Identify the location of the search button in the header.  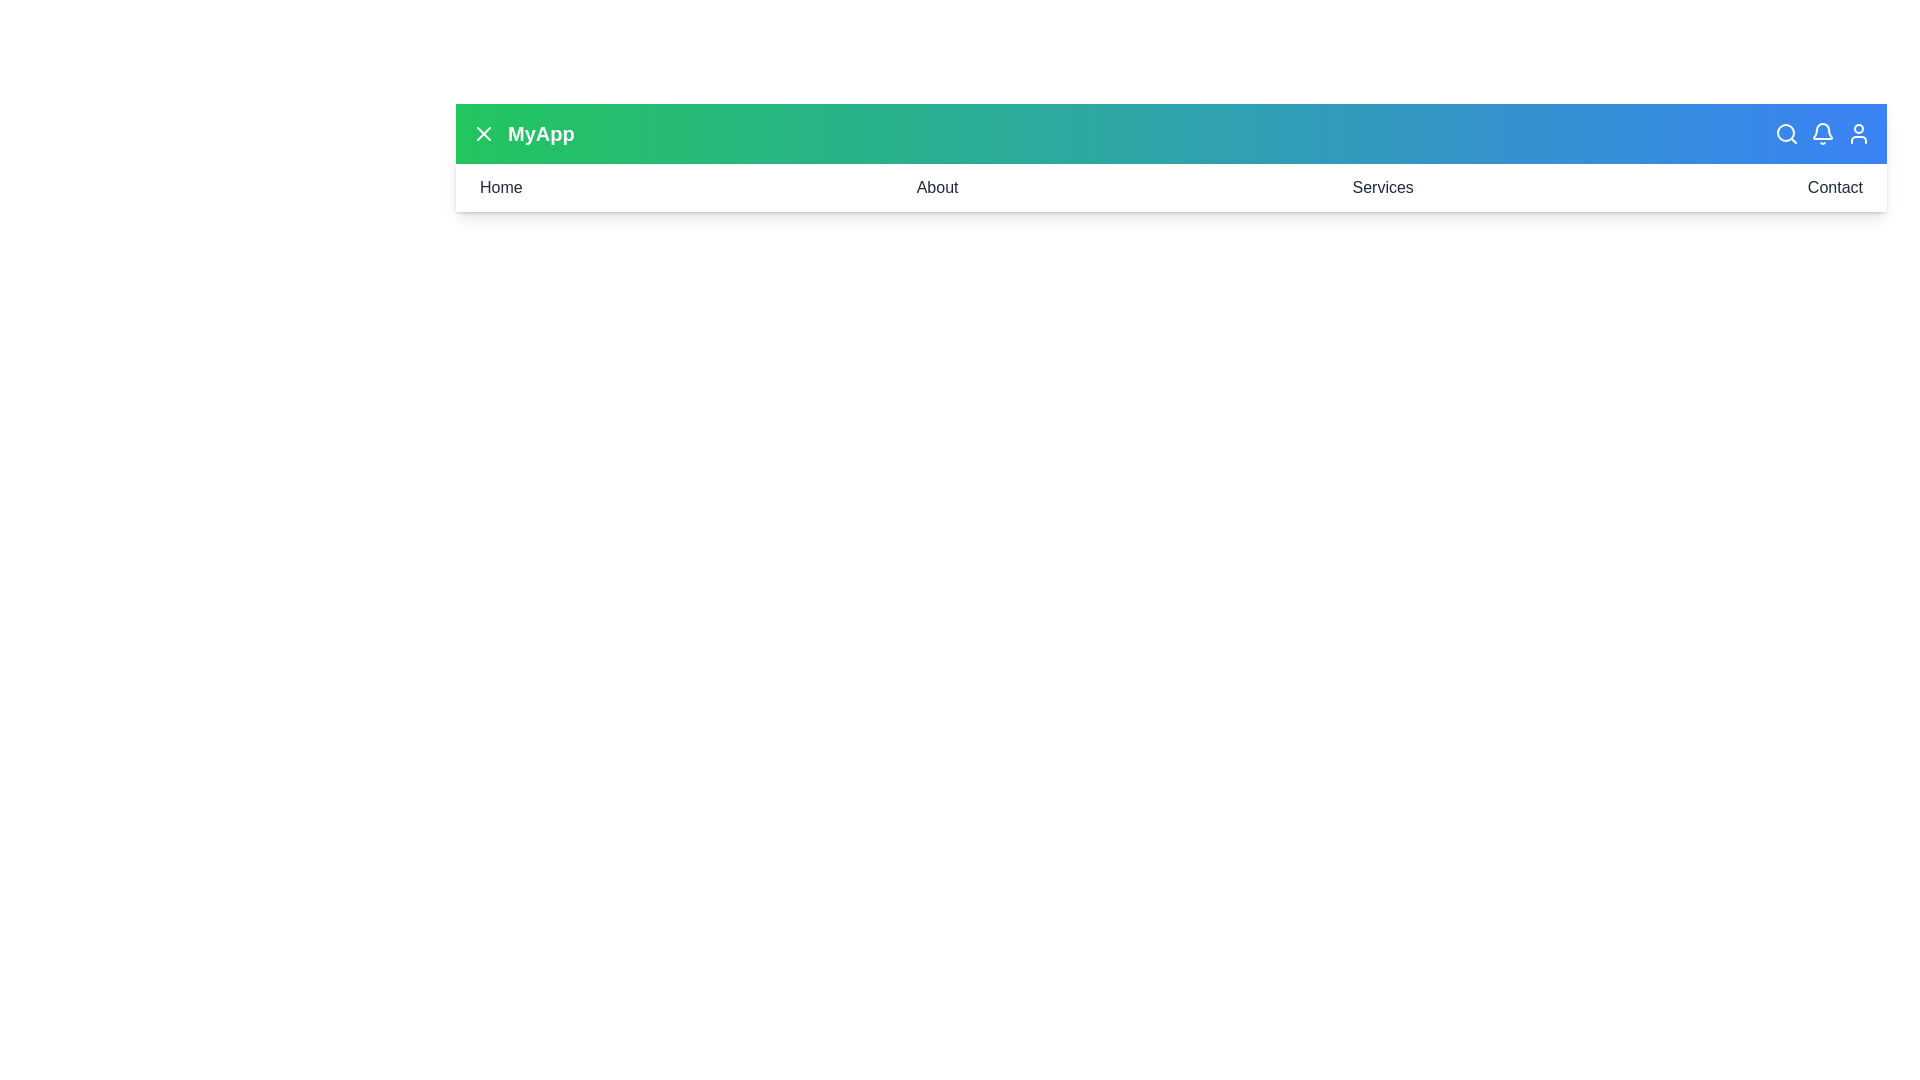
(1786, 134).